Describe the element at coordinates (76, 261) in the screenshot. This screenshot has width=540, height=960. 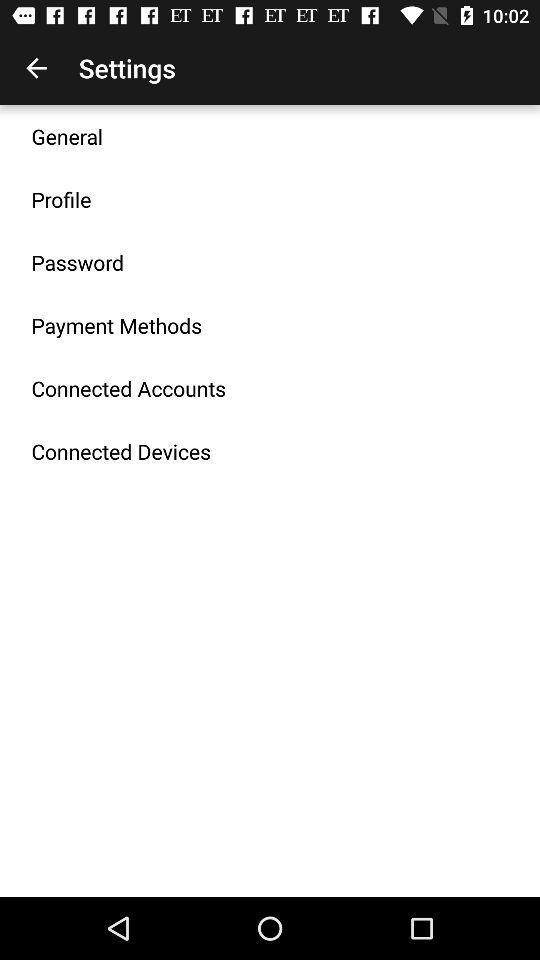
I see `item below the profile` at that location.